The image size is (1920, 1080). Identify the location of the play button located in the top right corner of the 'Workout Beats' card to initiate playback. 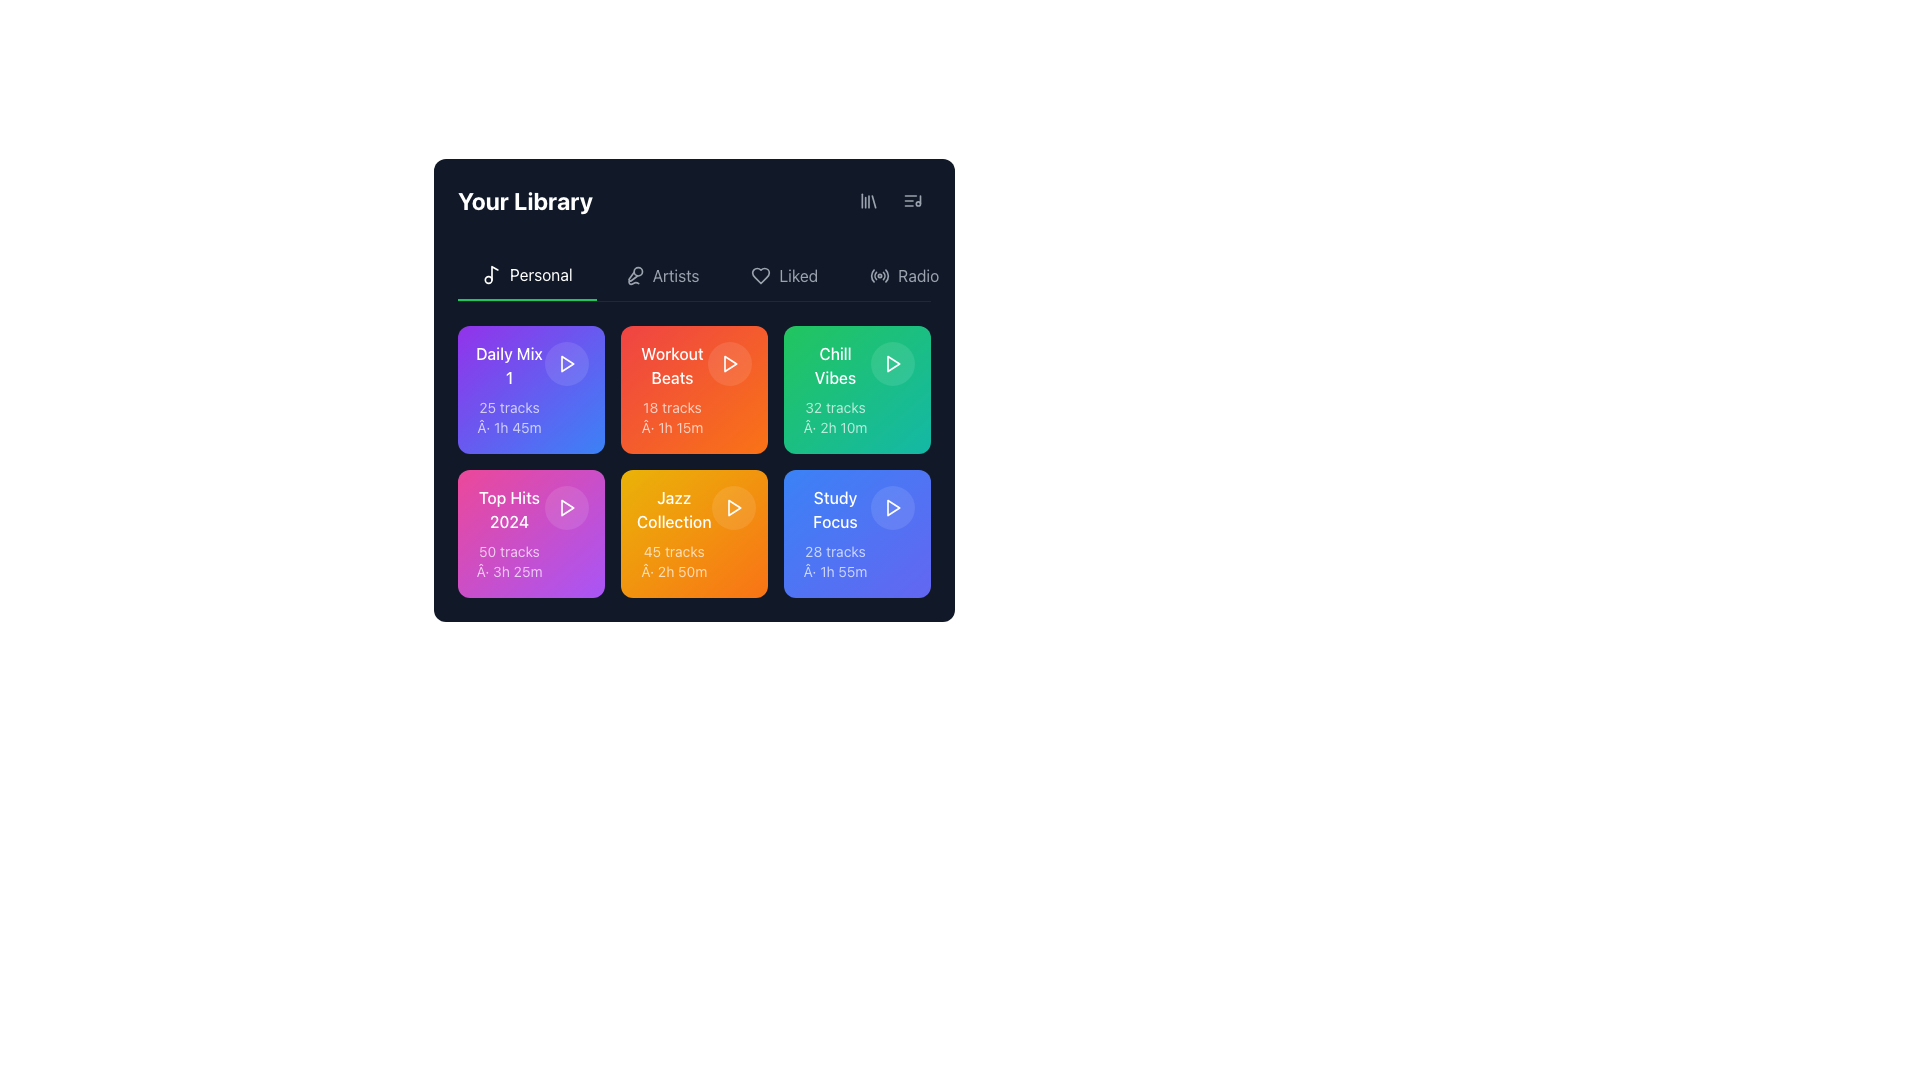
(728, 363).